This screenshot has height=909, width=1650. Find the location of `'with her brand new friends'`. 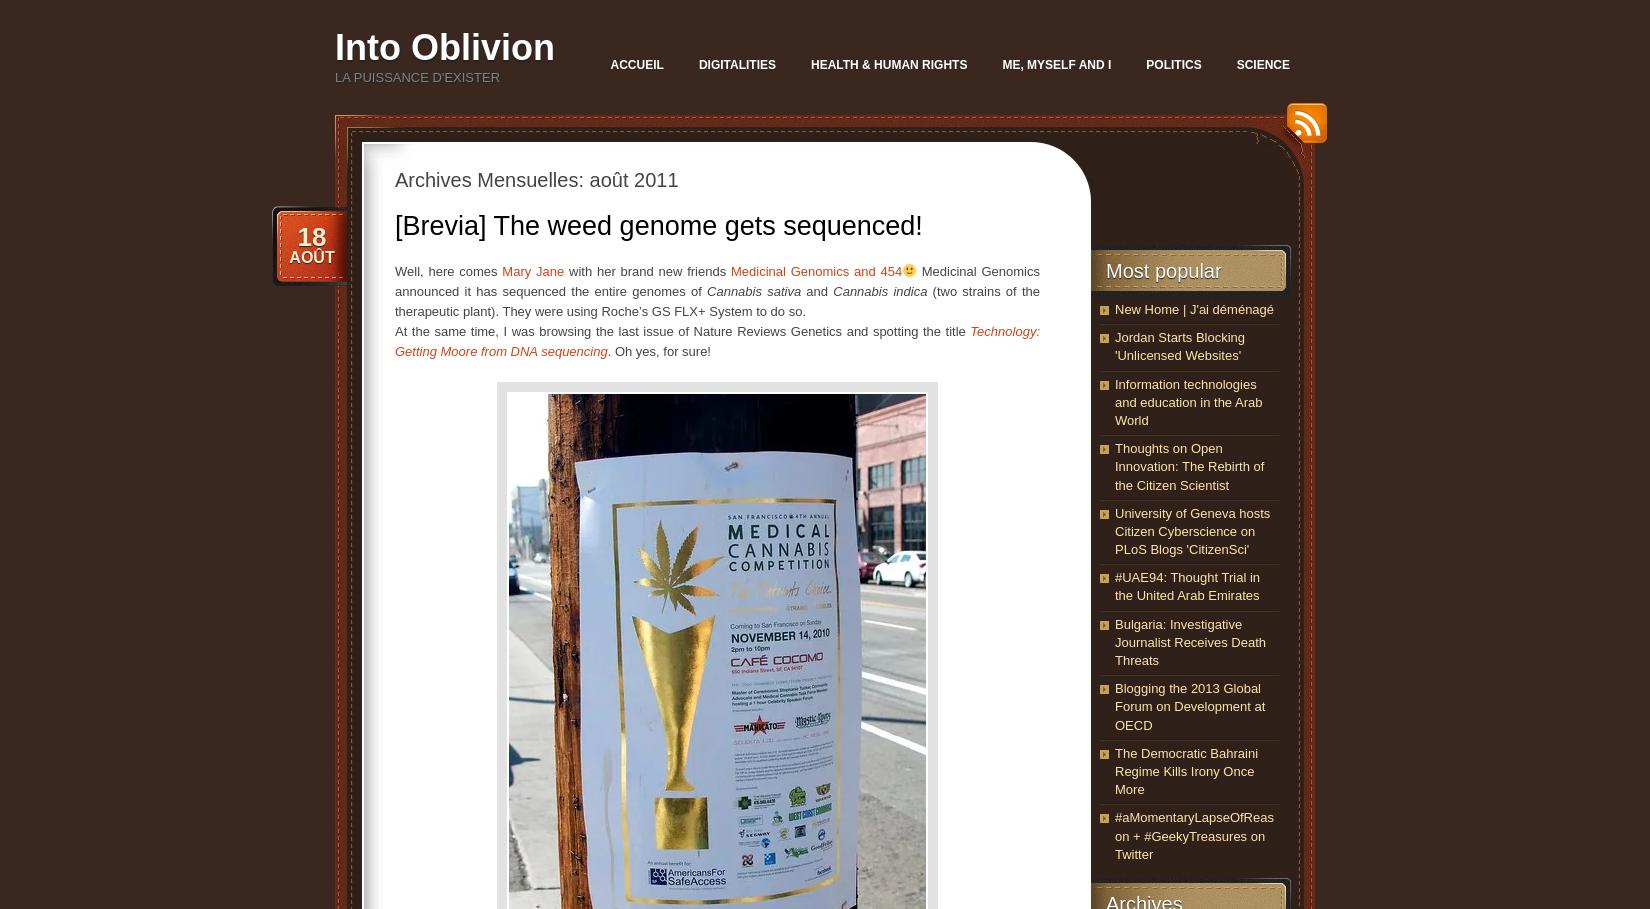

'with her brand new friends' is located at coordinates (645, 271).